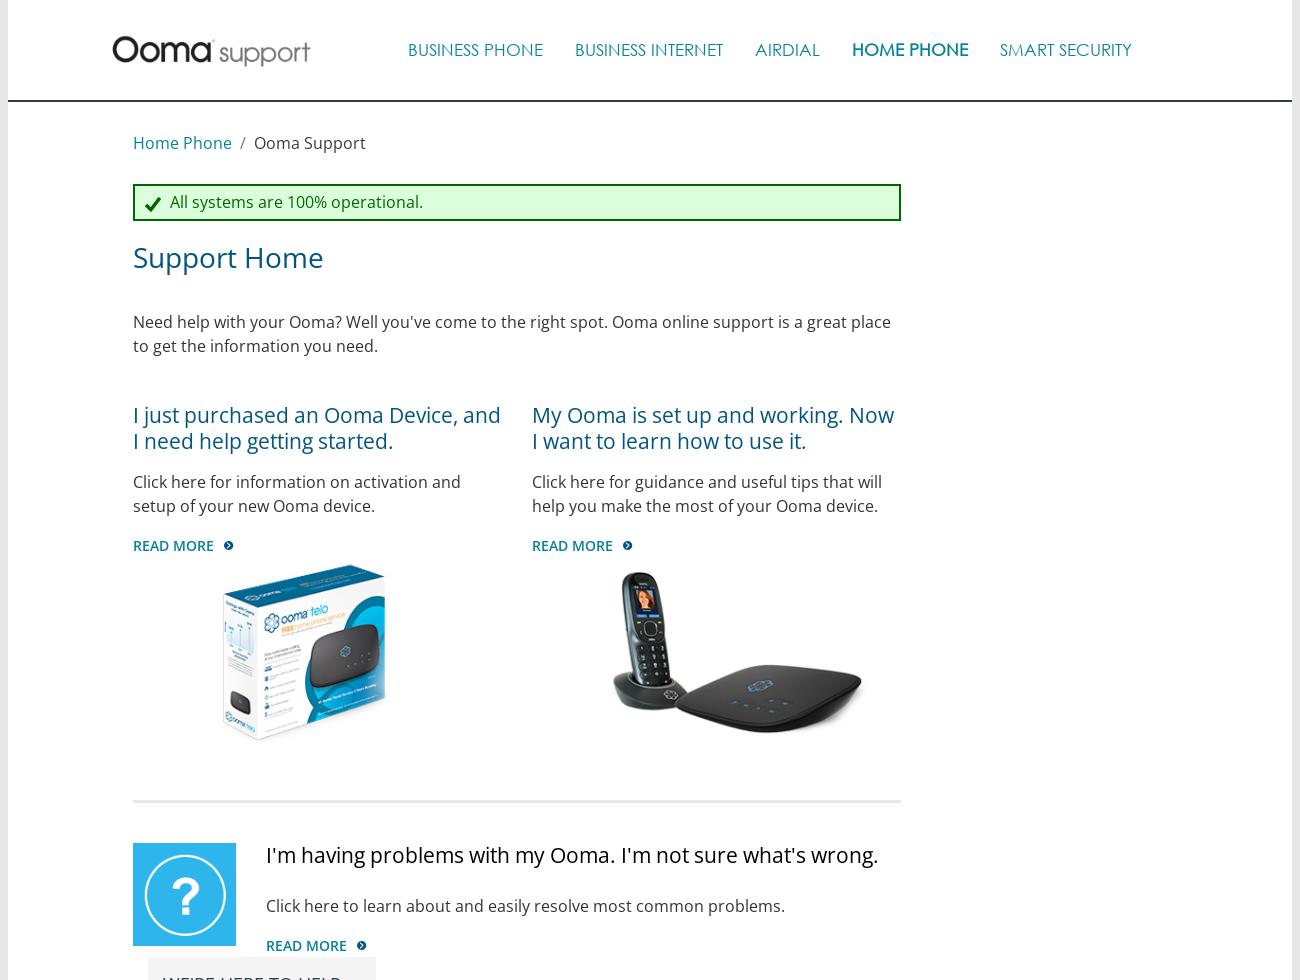 The height and width of the screenshot is (980, 1300). I want to click on 'My Ooma is set up and working. Now I want to learn how to use it.', so click(531, 427).